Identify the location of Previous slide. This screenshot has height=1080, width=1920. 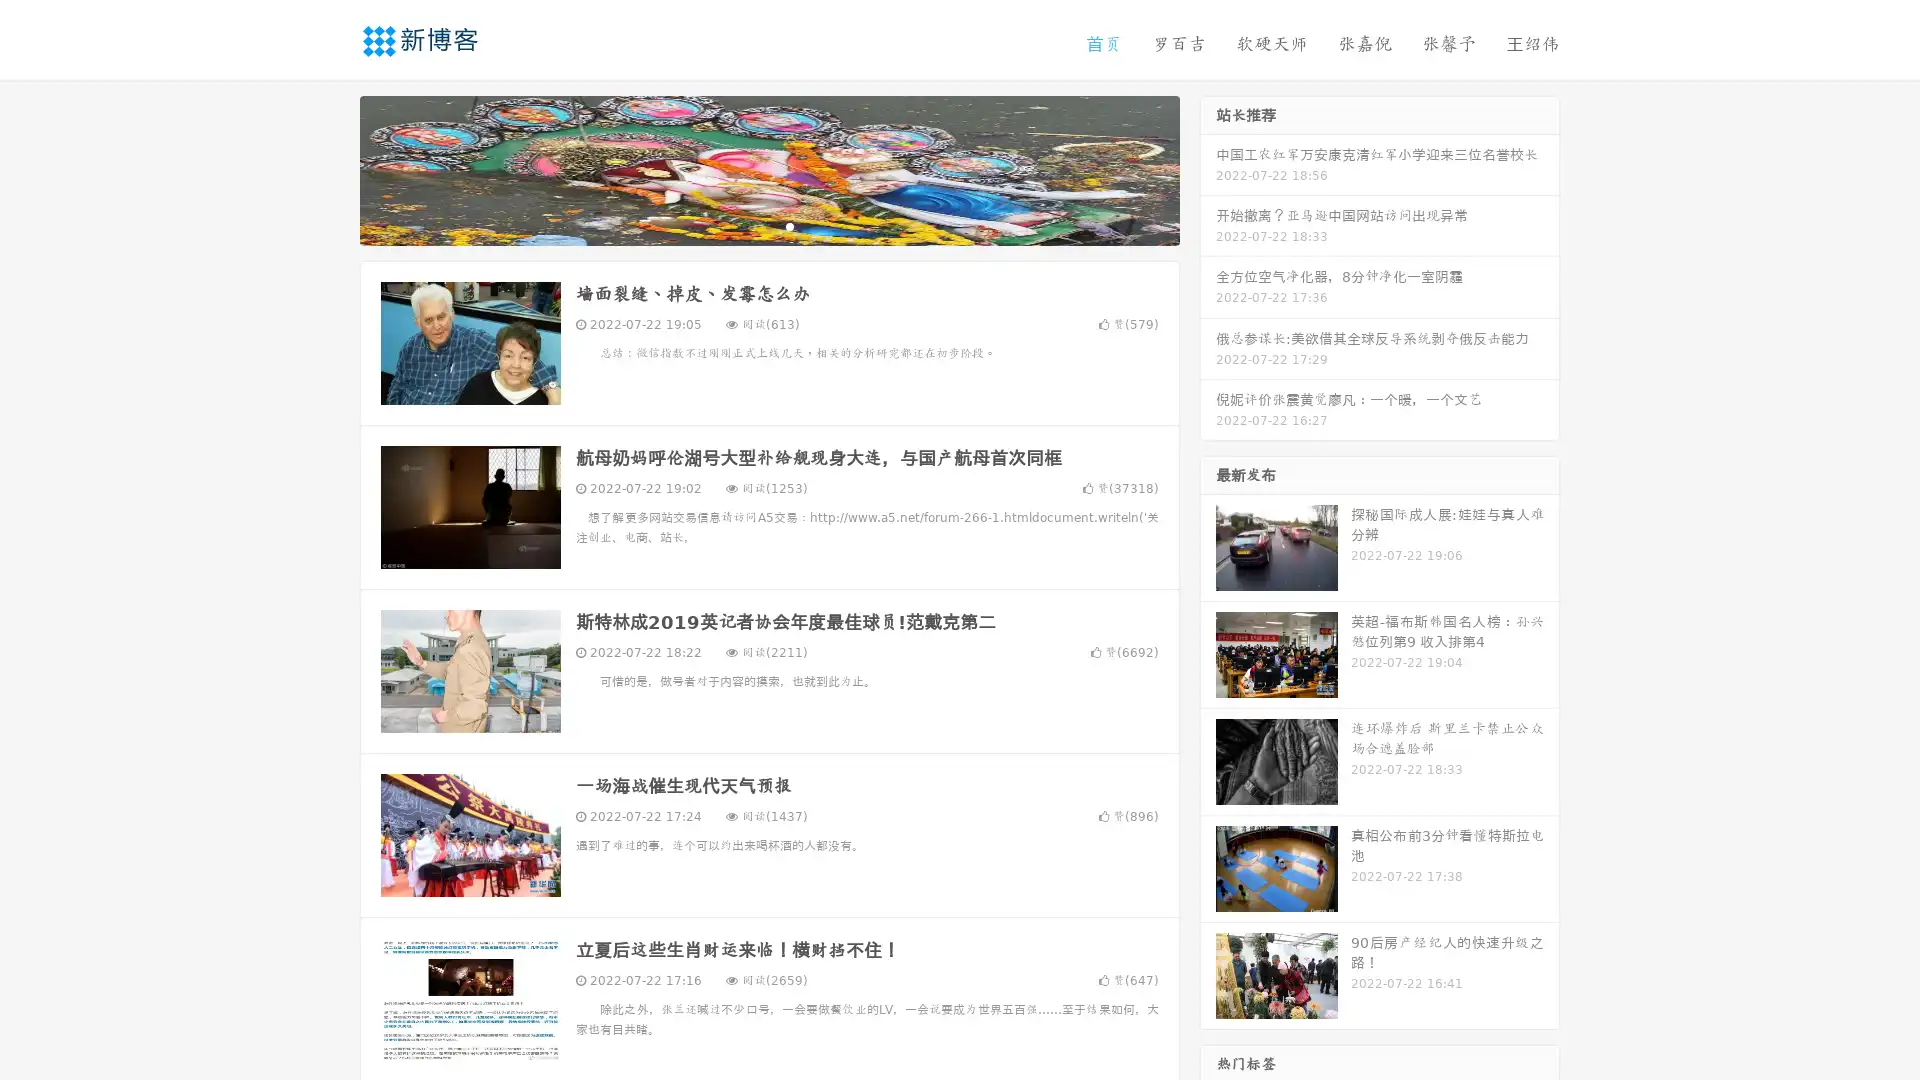
(330, 168).